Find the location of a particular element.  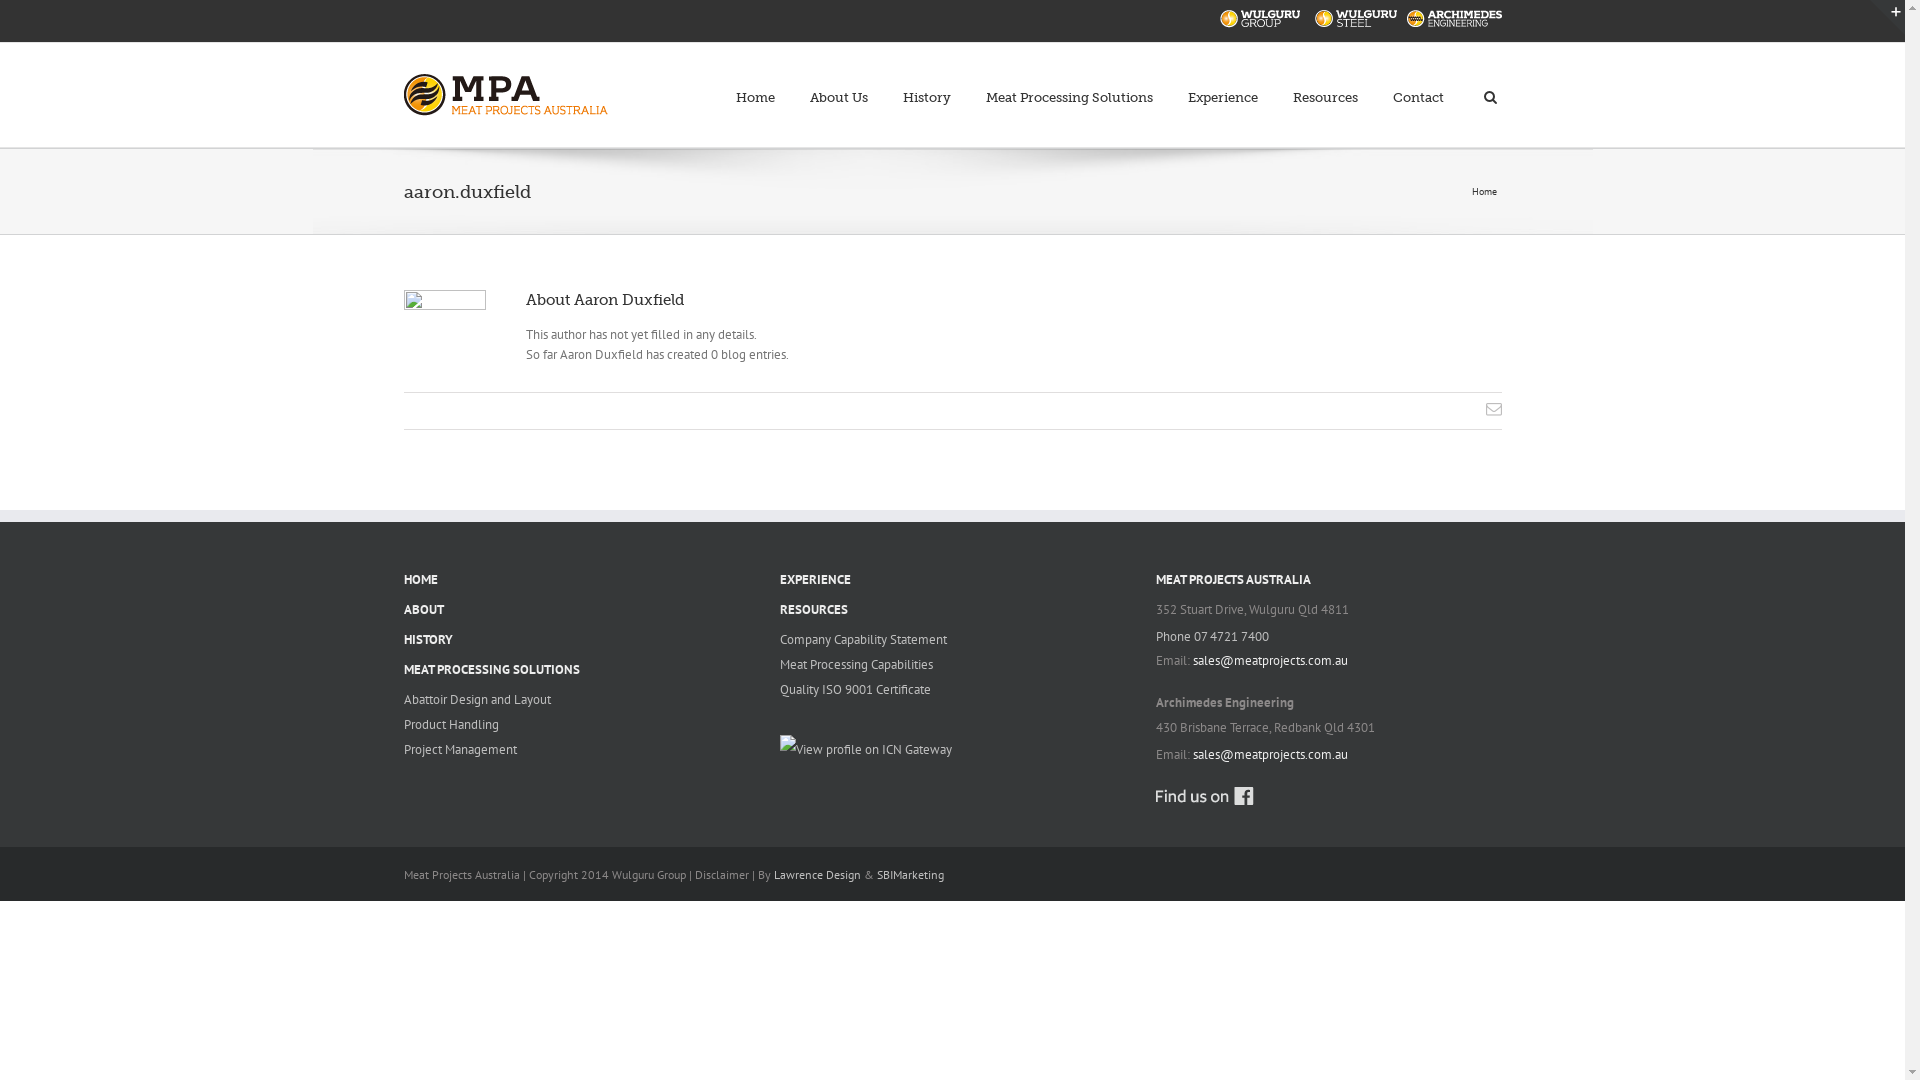

'Contact' is located at coordinates (1416, 84).